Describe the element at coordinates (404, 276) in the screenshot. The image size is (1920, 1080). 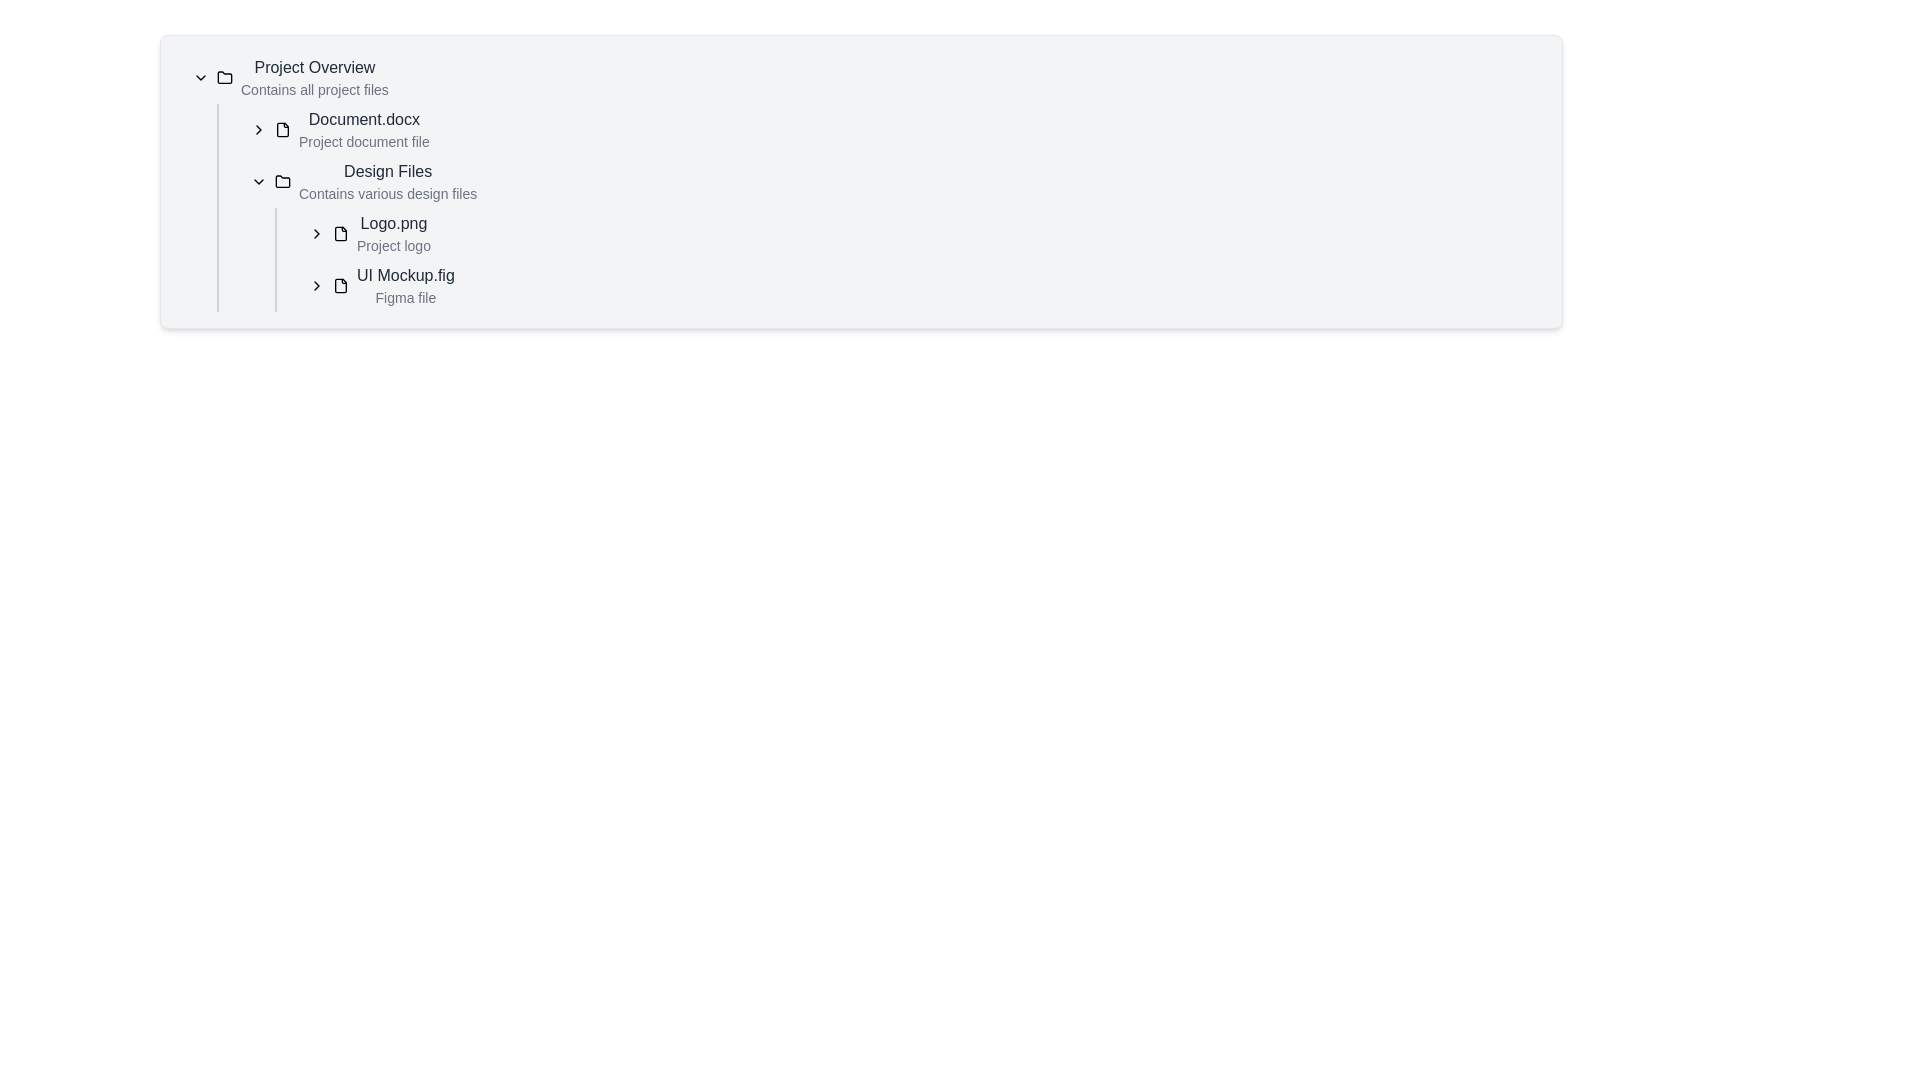
I see `the text label displaying 'UI Mockup.fig'` at that location.